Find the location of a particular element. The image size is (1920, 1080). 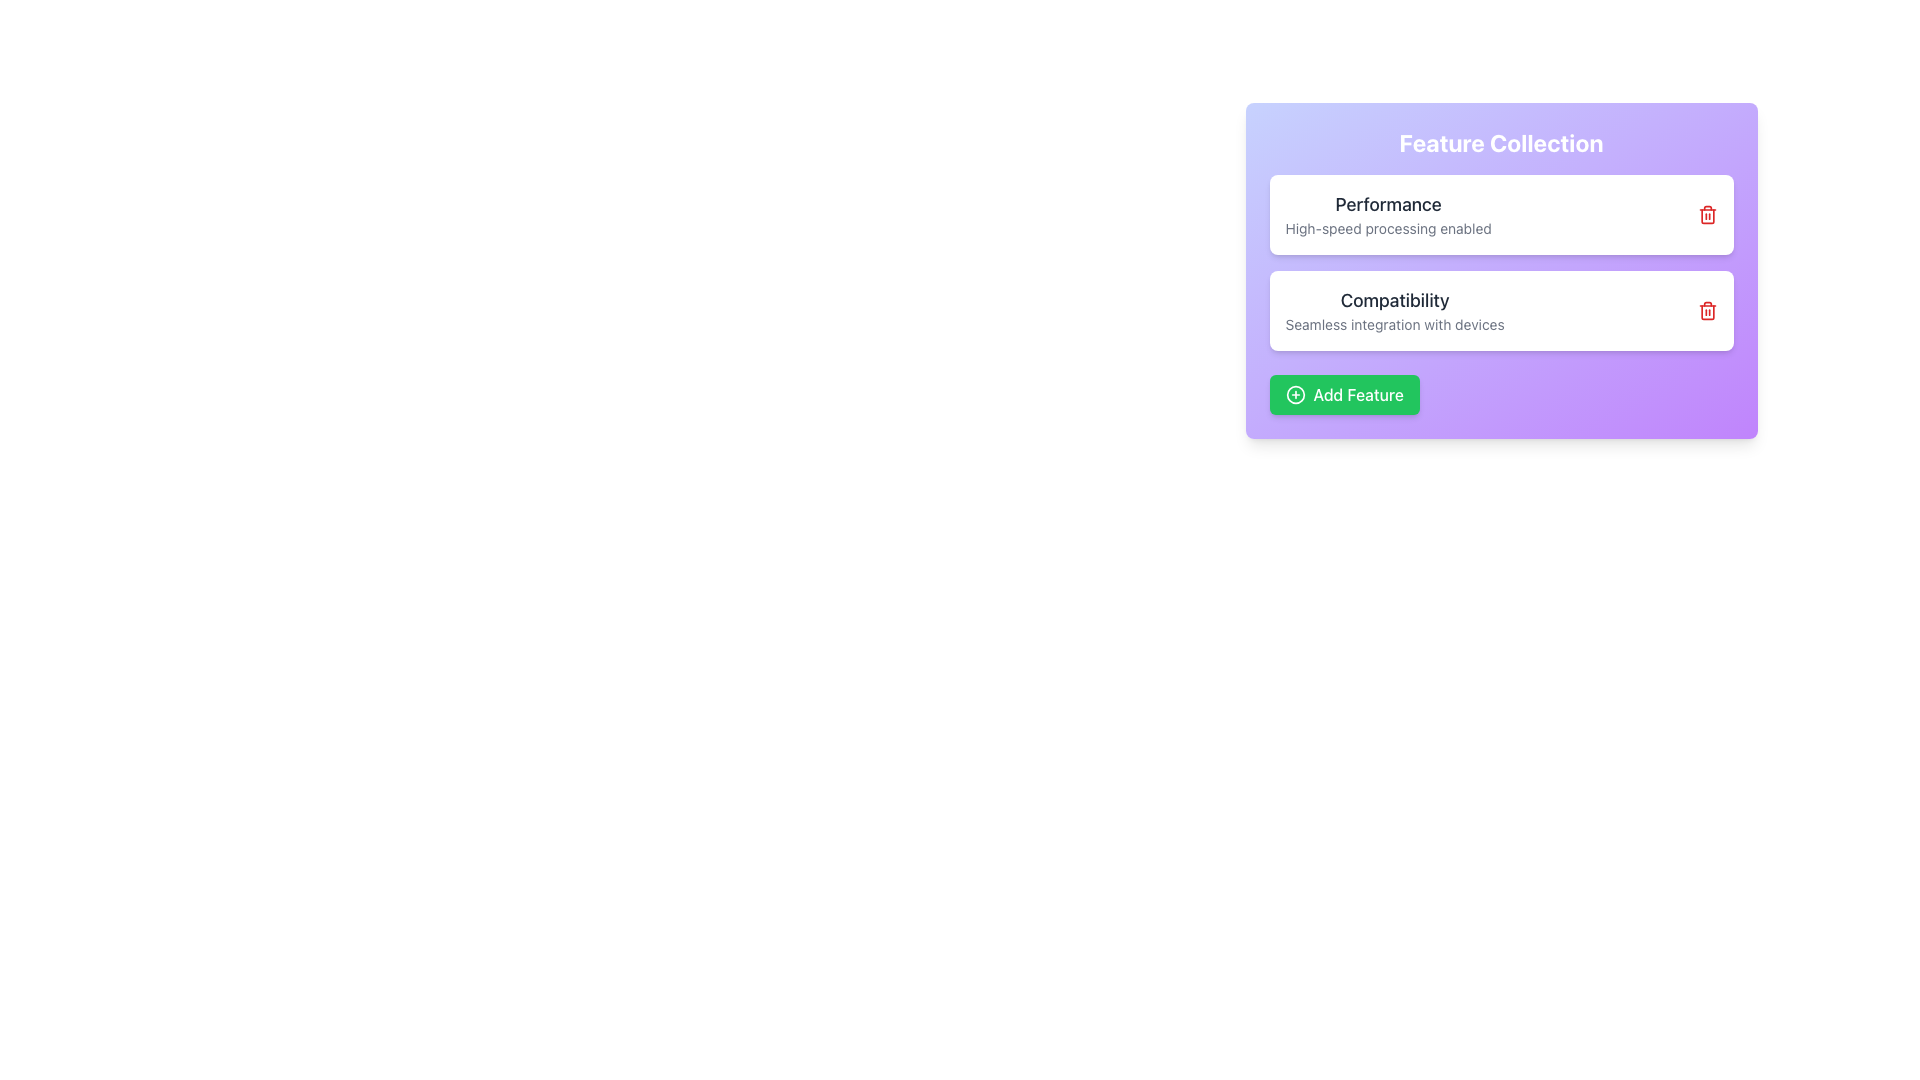

the text label that serves as a title for the feature description section, positioned within the 'Feature Collection' card, between the 'Performance' row and the 'Add Feature' button is located at coordinates (1394, 300).